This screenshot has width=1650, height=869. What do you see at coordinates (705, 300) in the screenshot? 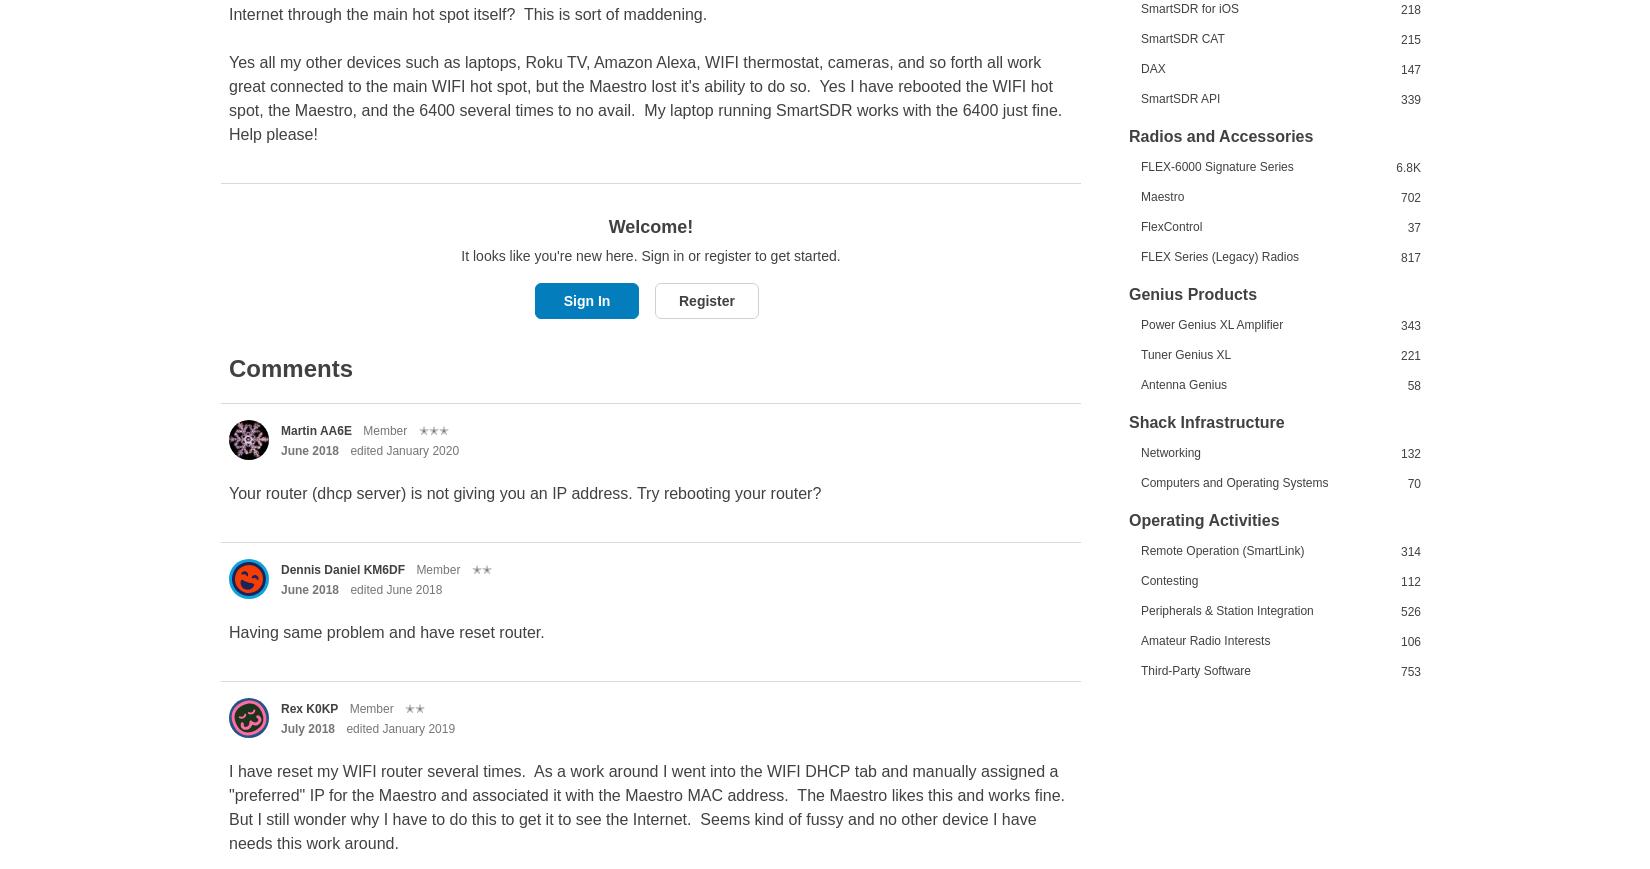
I see `'Register'` at bounding box center [705, 300].